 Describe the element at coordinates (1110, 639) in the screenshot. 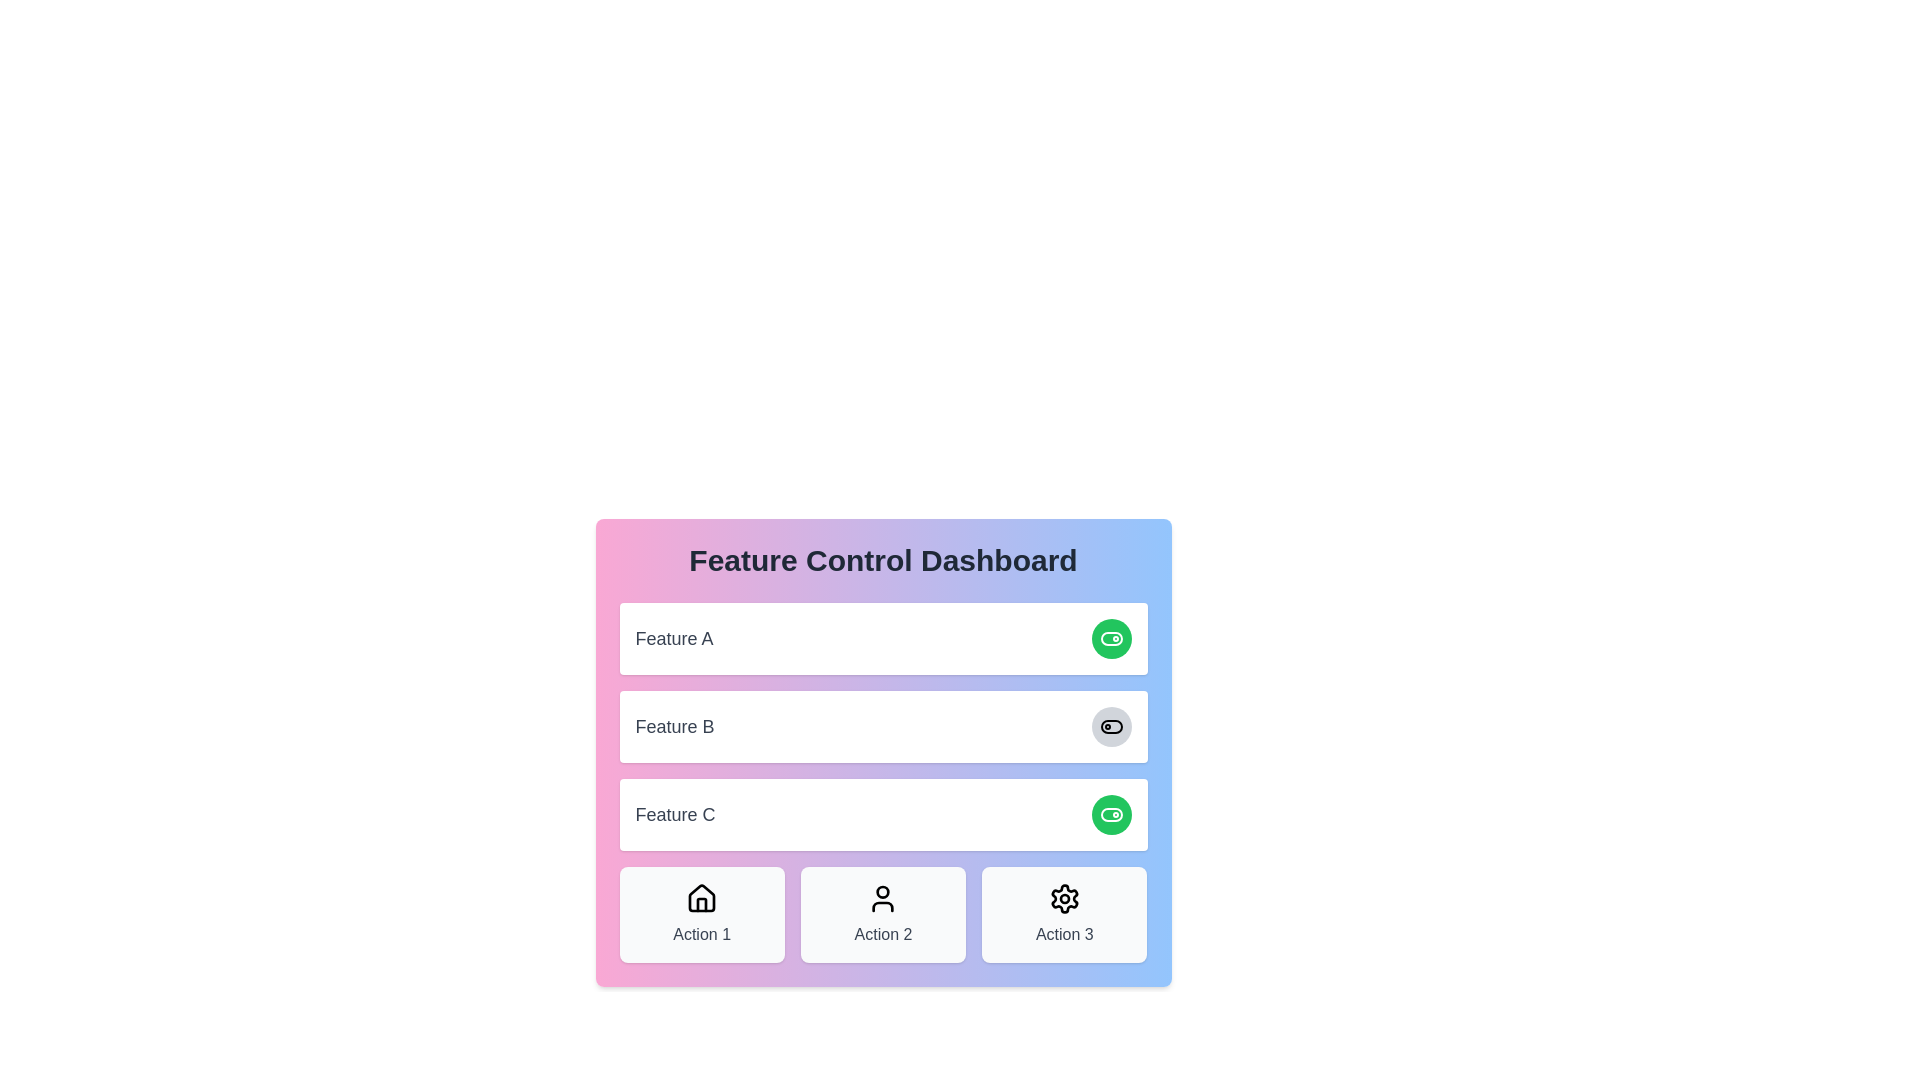

I see `the toggle switch icon with a green background and white foreground located to the right of the 'Feature C' label` at that location.